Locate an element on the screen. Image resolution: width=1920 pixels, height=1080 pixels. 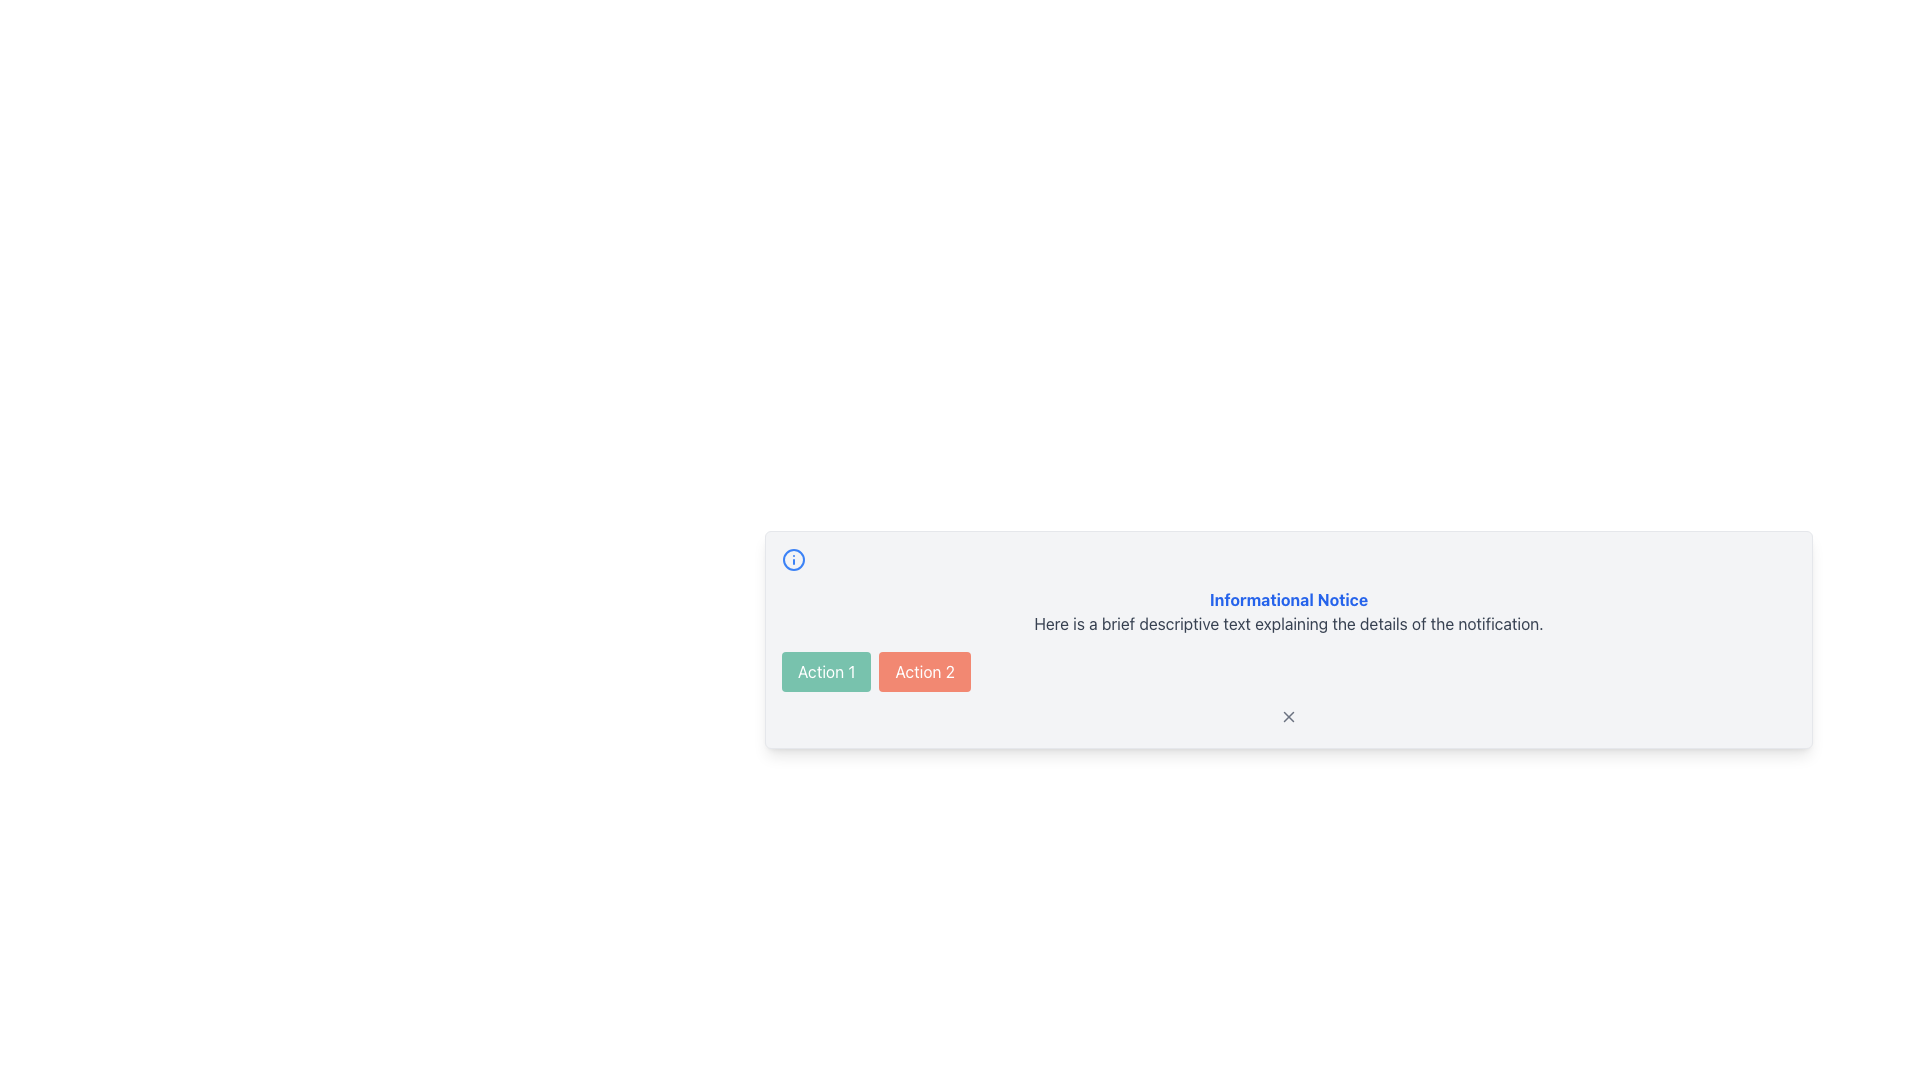
the Decorative separator bar located within the notification card, which serves as a decorative element above the content and action buttons is located at coordinates (1289, 559).